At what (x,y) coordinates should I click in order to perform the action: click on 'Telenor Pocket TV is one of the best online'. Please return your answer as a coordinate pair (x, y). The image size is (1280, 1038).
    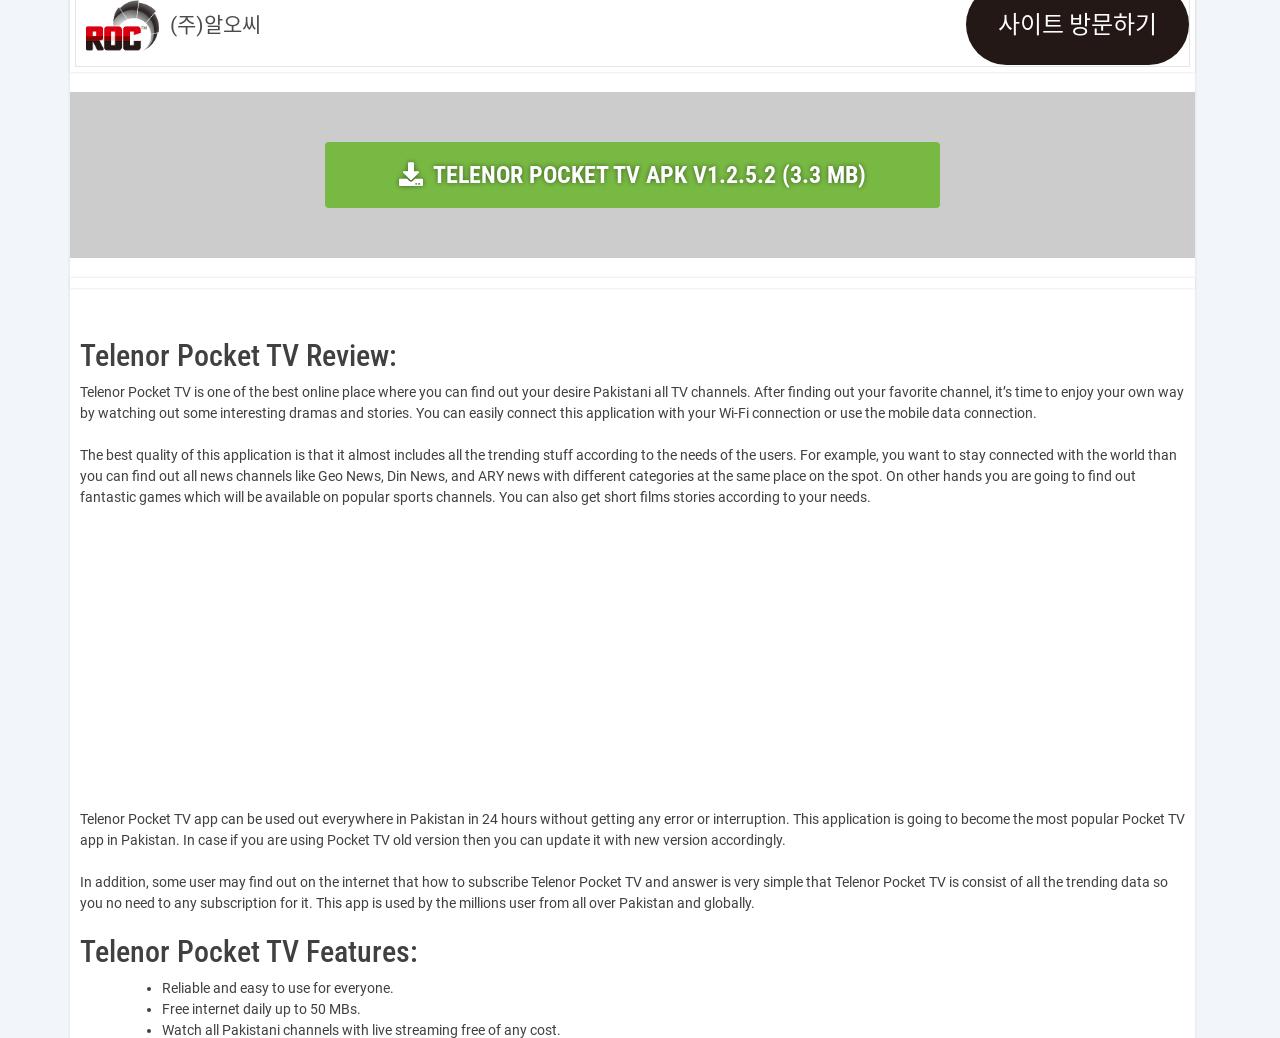
    Looking at the image, I should click on (210, 391).